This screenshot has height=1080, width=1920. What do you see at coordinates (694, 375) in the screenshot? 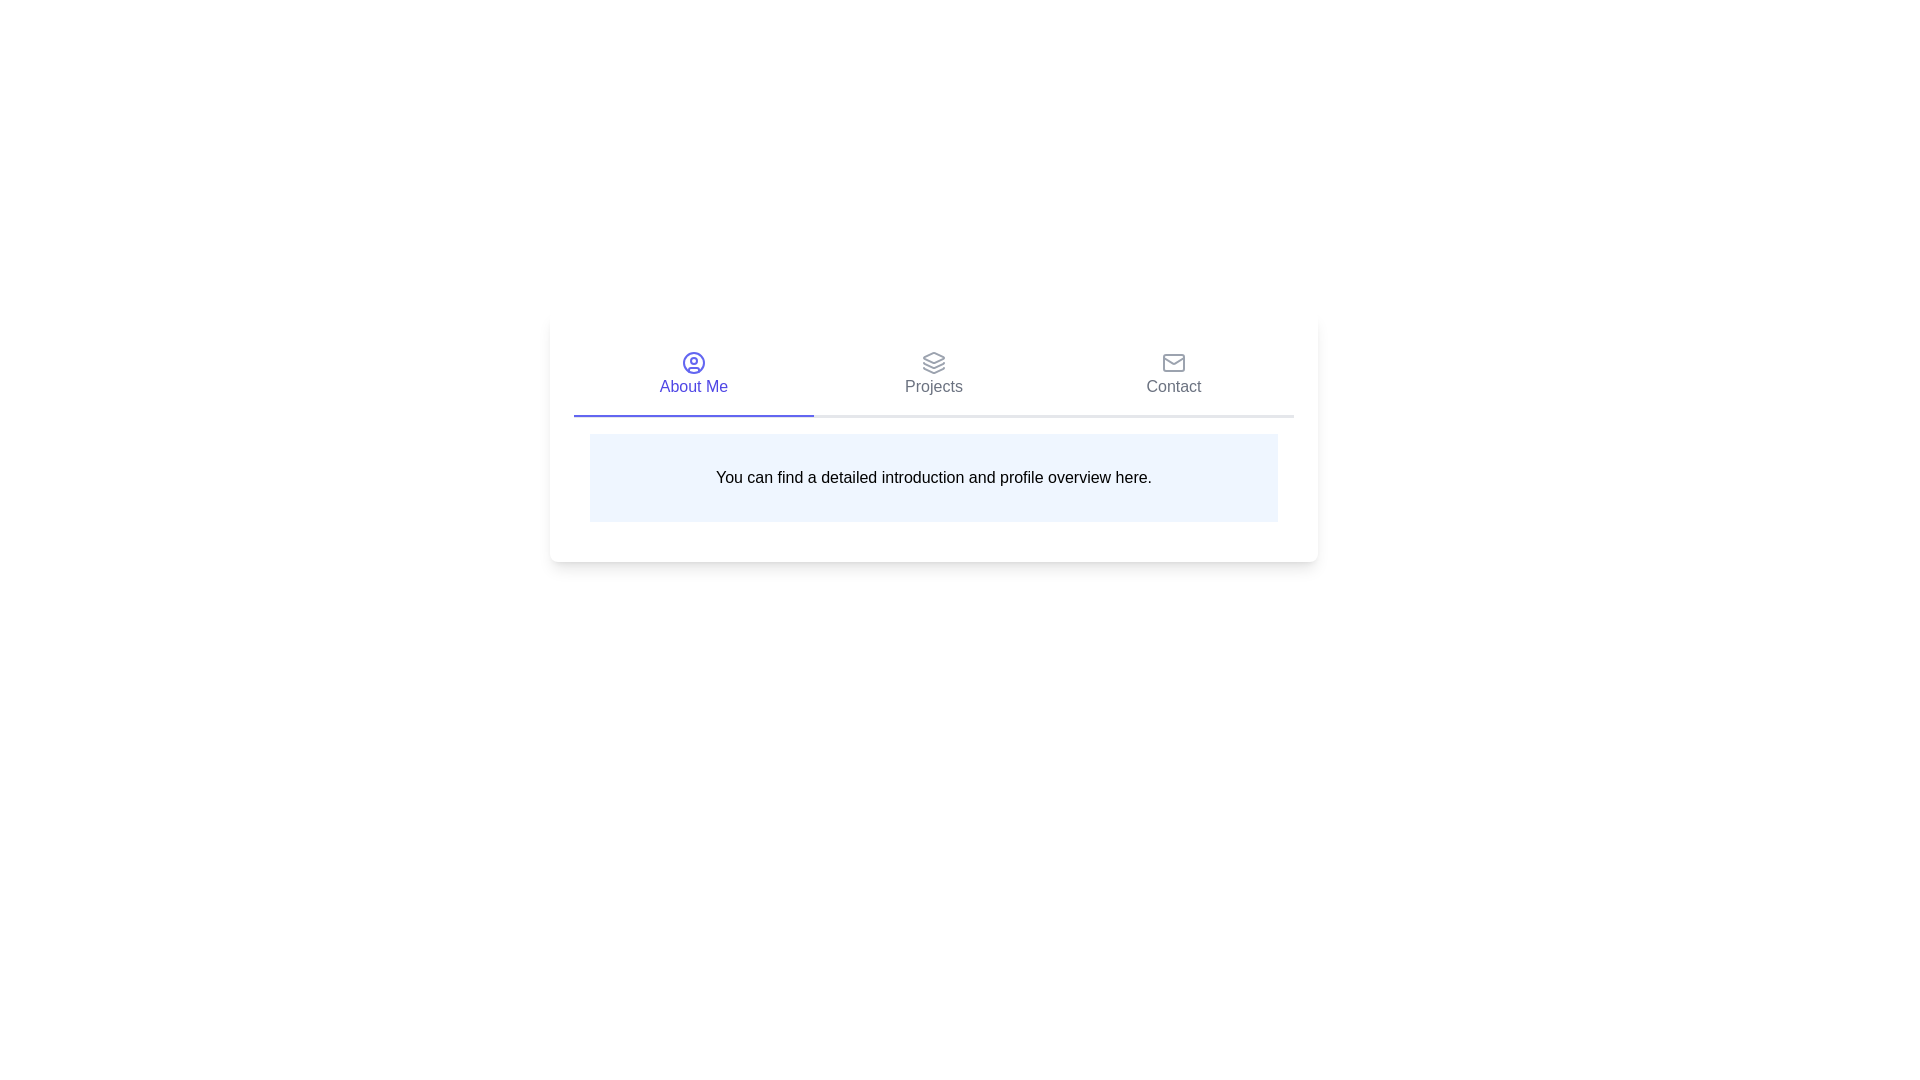
I see `the About Me tab by clicking on its button` at bounding box center [694, 375].